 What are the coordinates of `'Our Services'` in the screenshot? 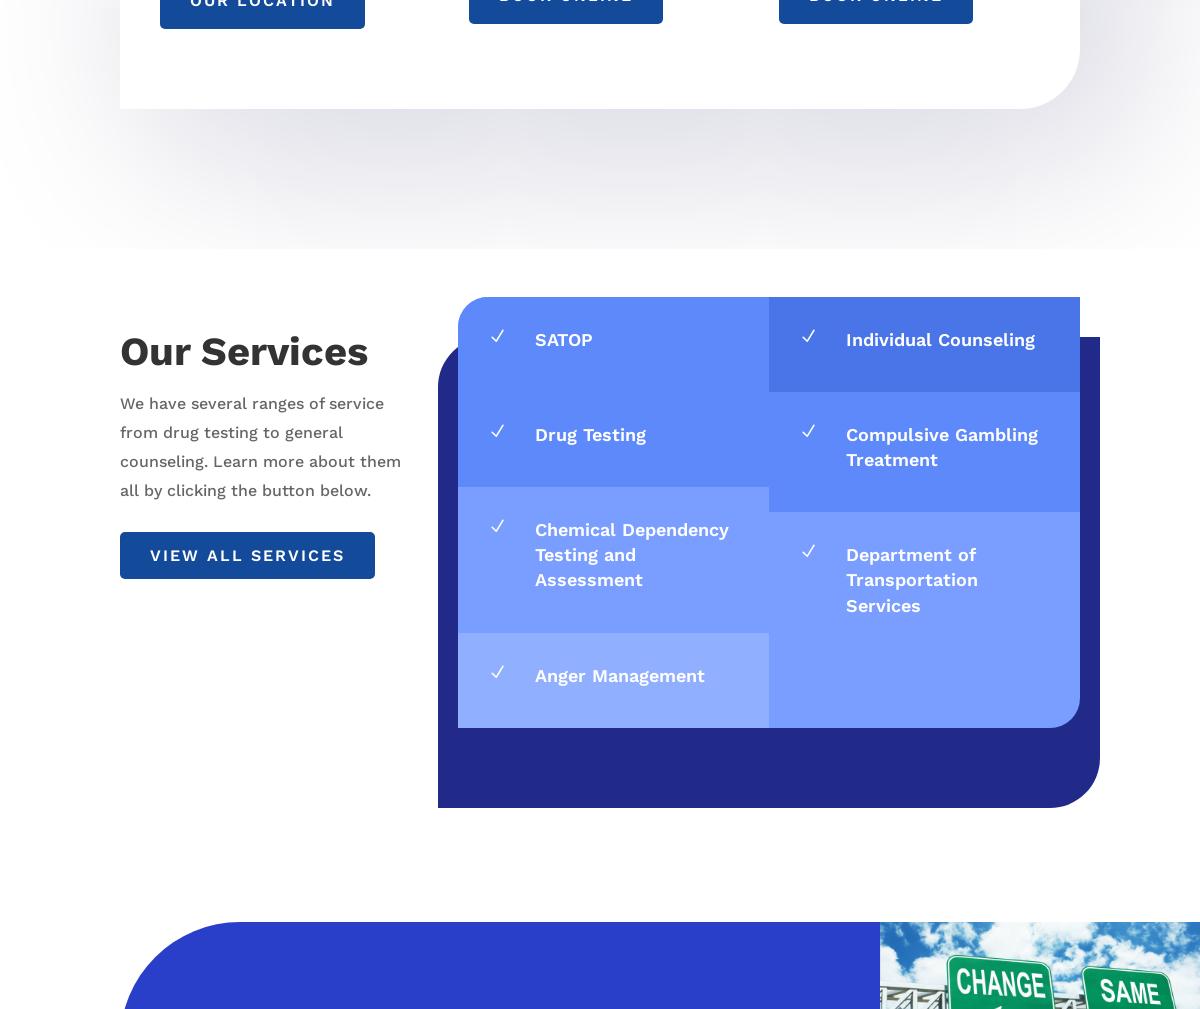 It's located at (242, 350).